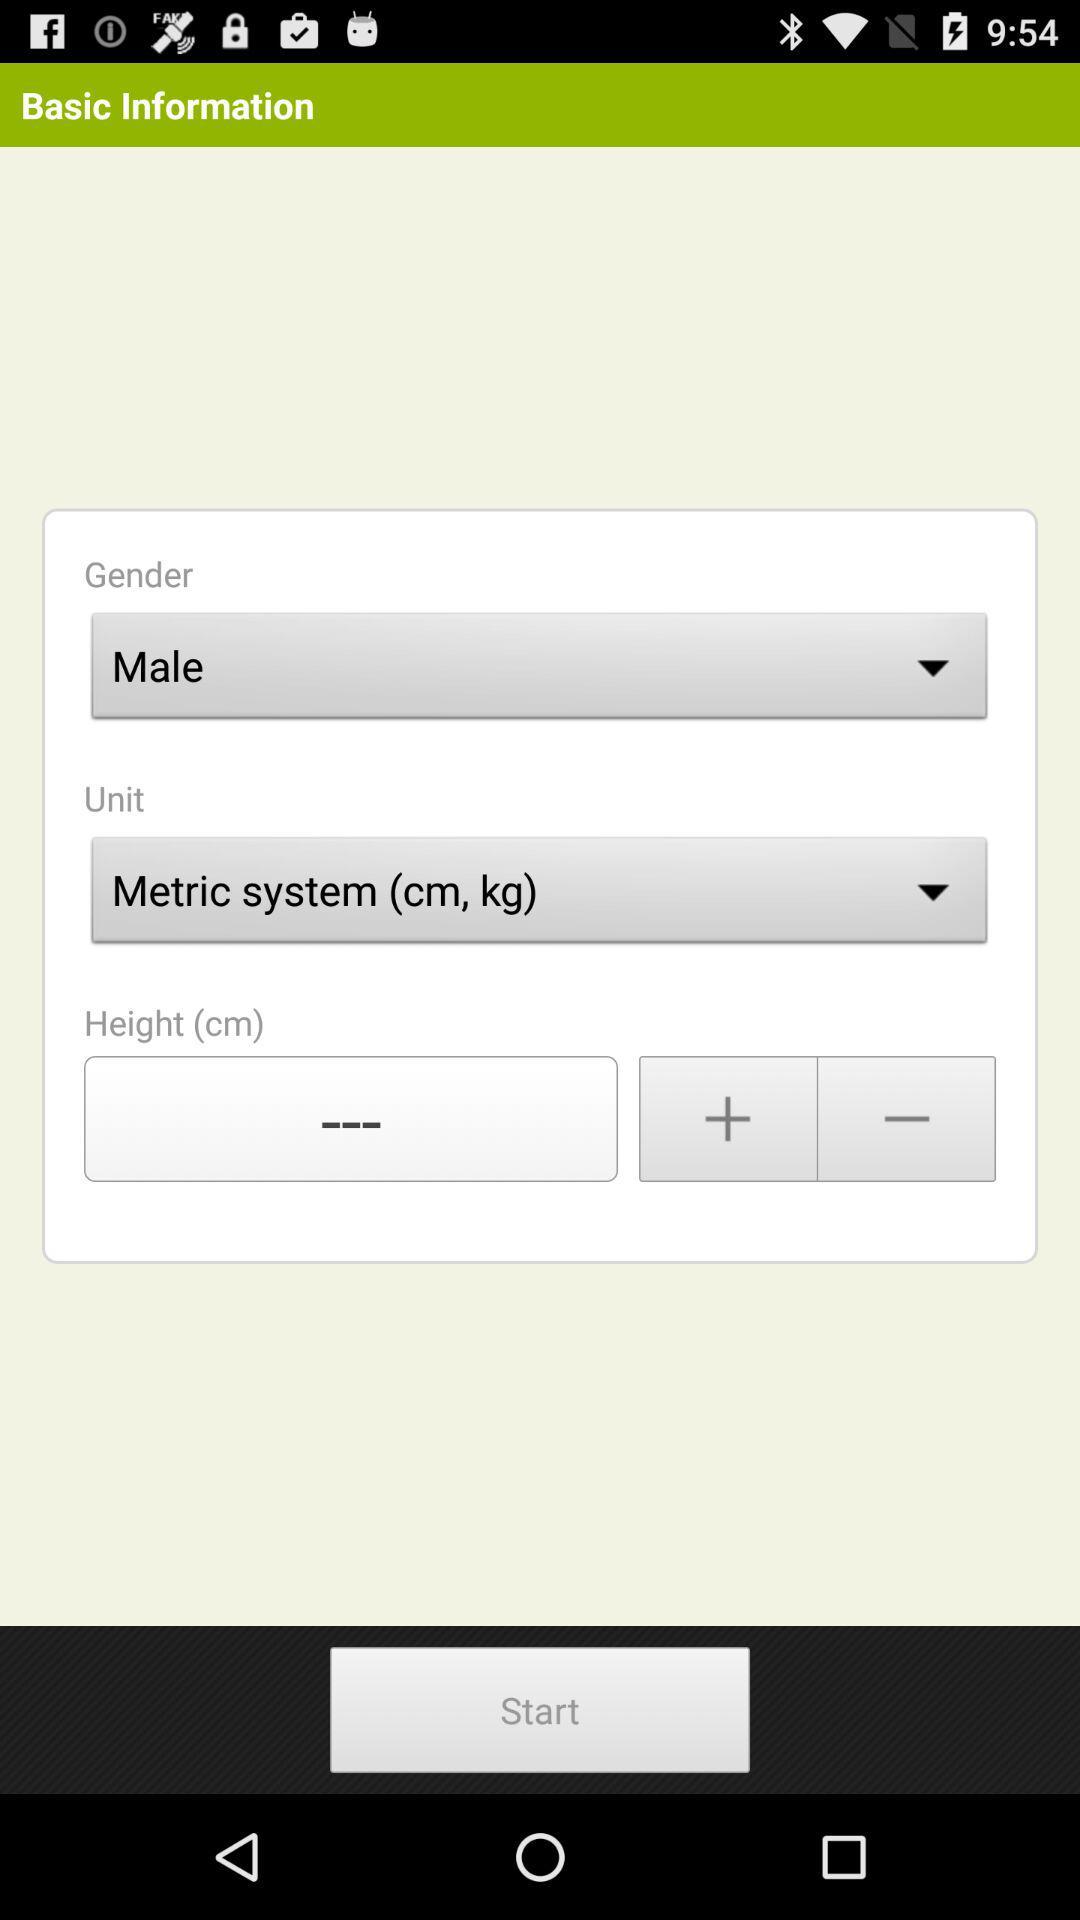 This screenshot has width=1080, height=1920. Describe the element at coordinates (727, 1117) in the screenshot. I see `increase the number till you find your height measurement` at that location.